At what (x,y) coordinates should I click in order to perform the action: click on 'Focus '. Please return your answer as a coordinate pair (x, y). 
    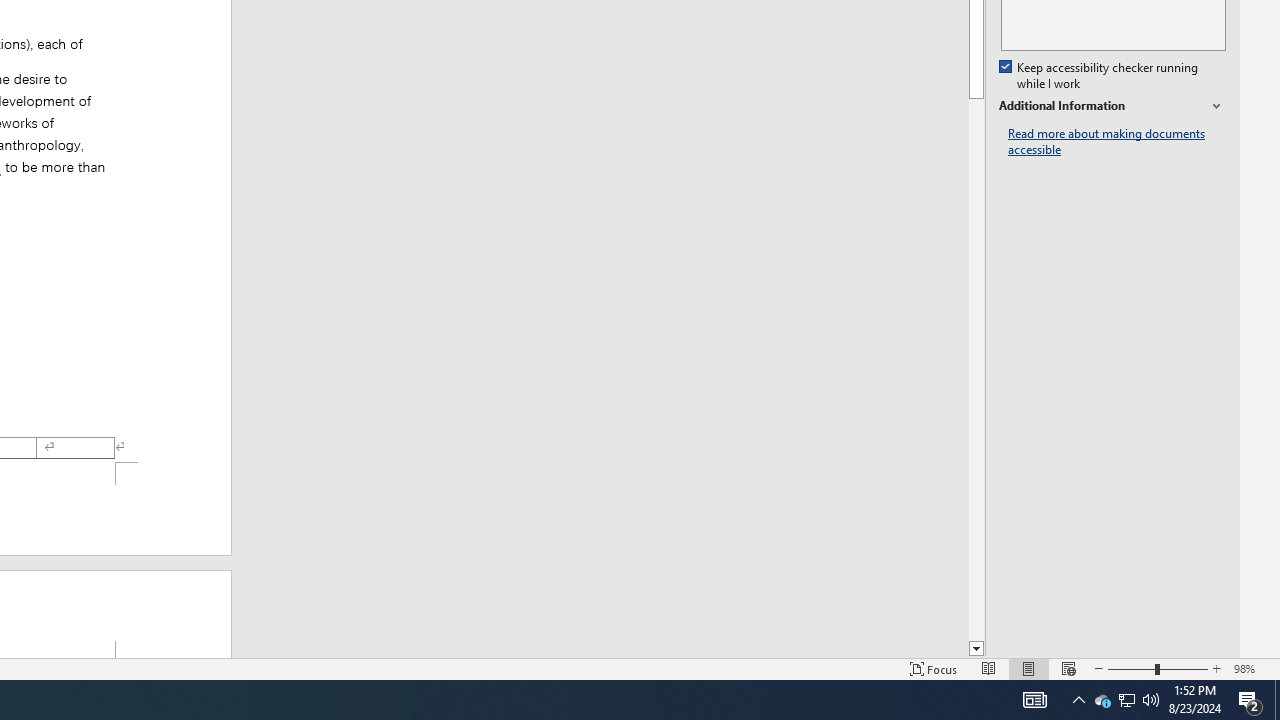
    Looking at the image, I should click on (933, 669).